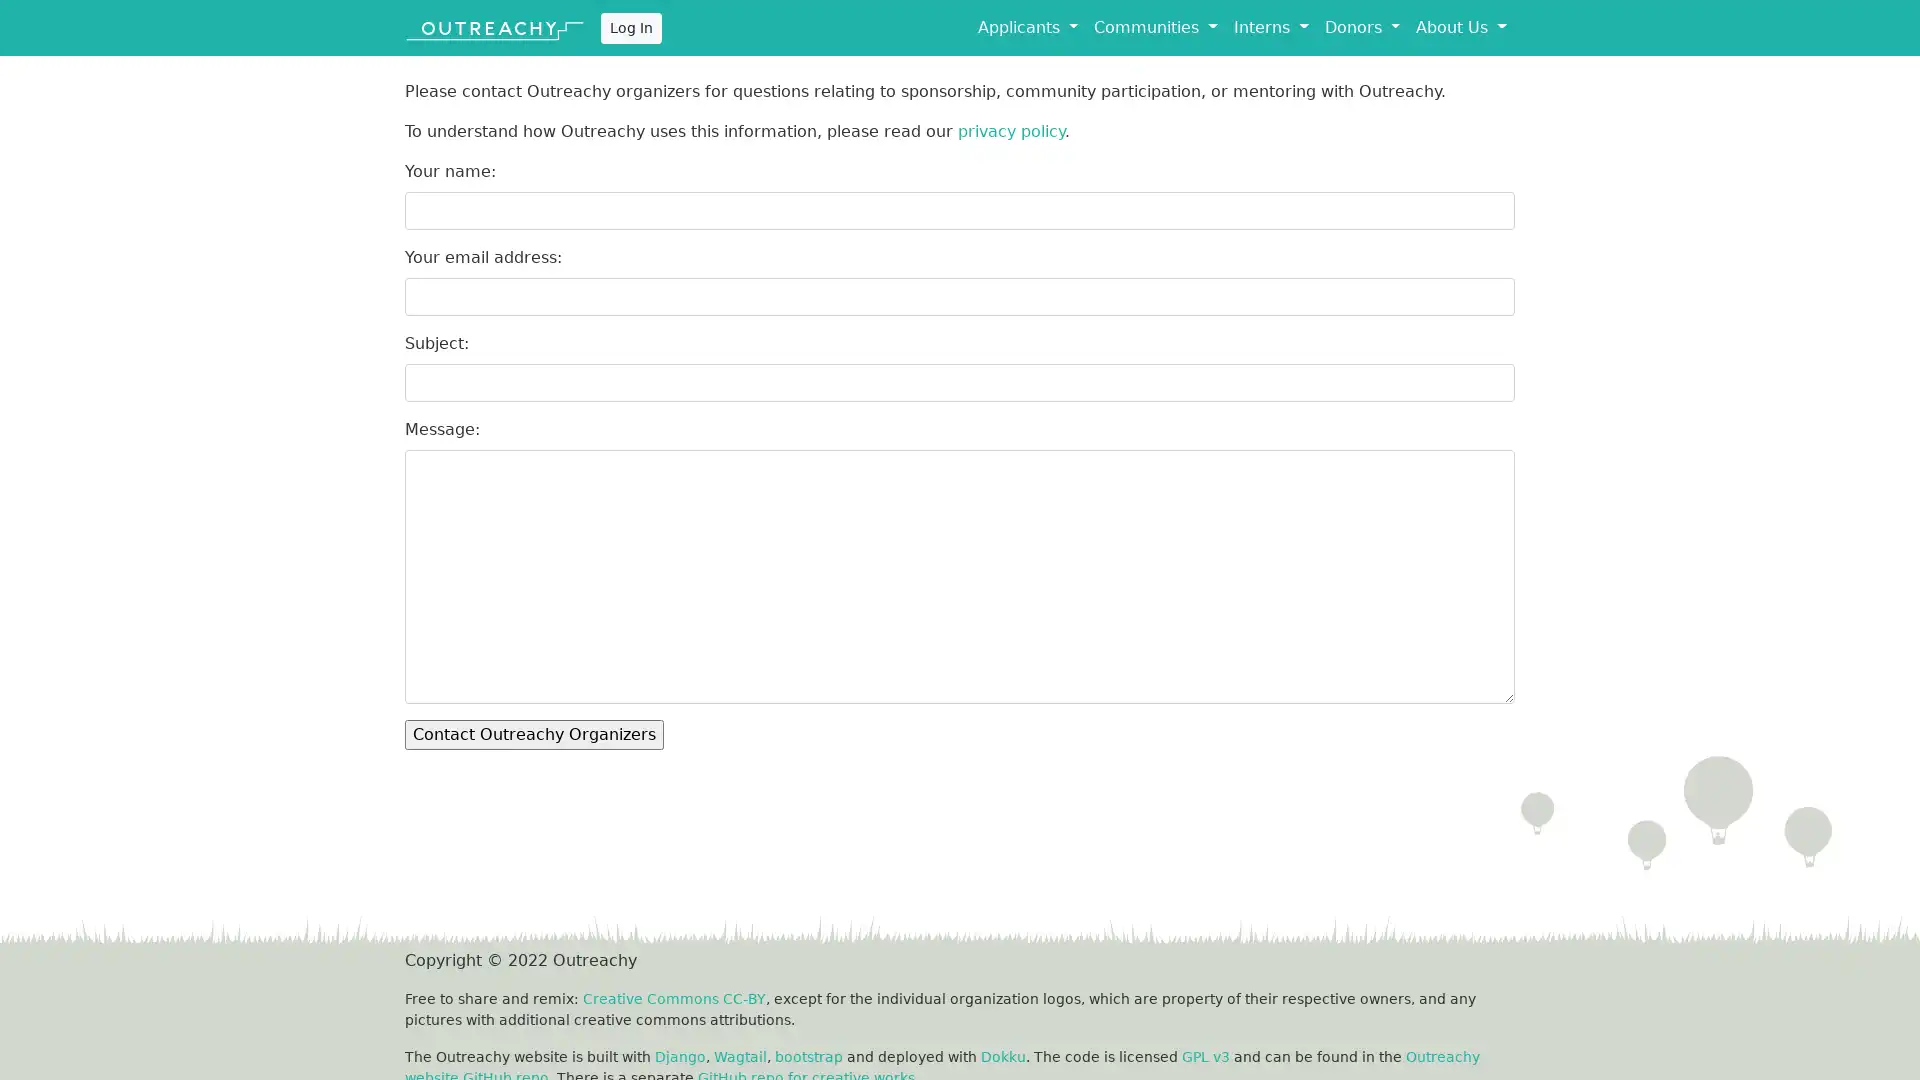 This screenshot has height=1080, width=1920. Describe the element at coordinates (534, 735) in the screenshot. I see `Contact Outreachy Organizers` at that location.